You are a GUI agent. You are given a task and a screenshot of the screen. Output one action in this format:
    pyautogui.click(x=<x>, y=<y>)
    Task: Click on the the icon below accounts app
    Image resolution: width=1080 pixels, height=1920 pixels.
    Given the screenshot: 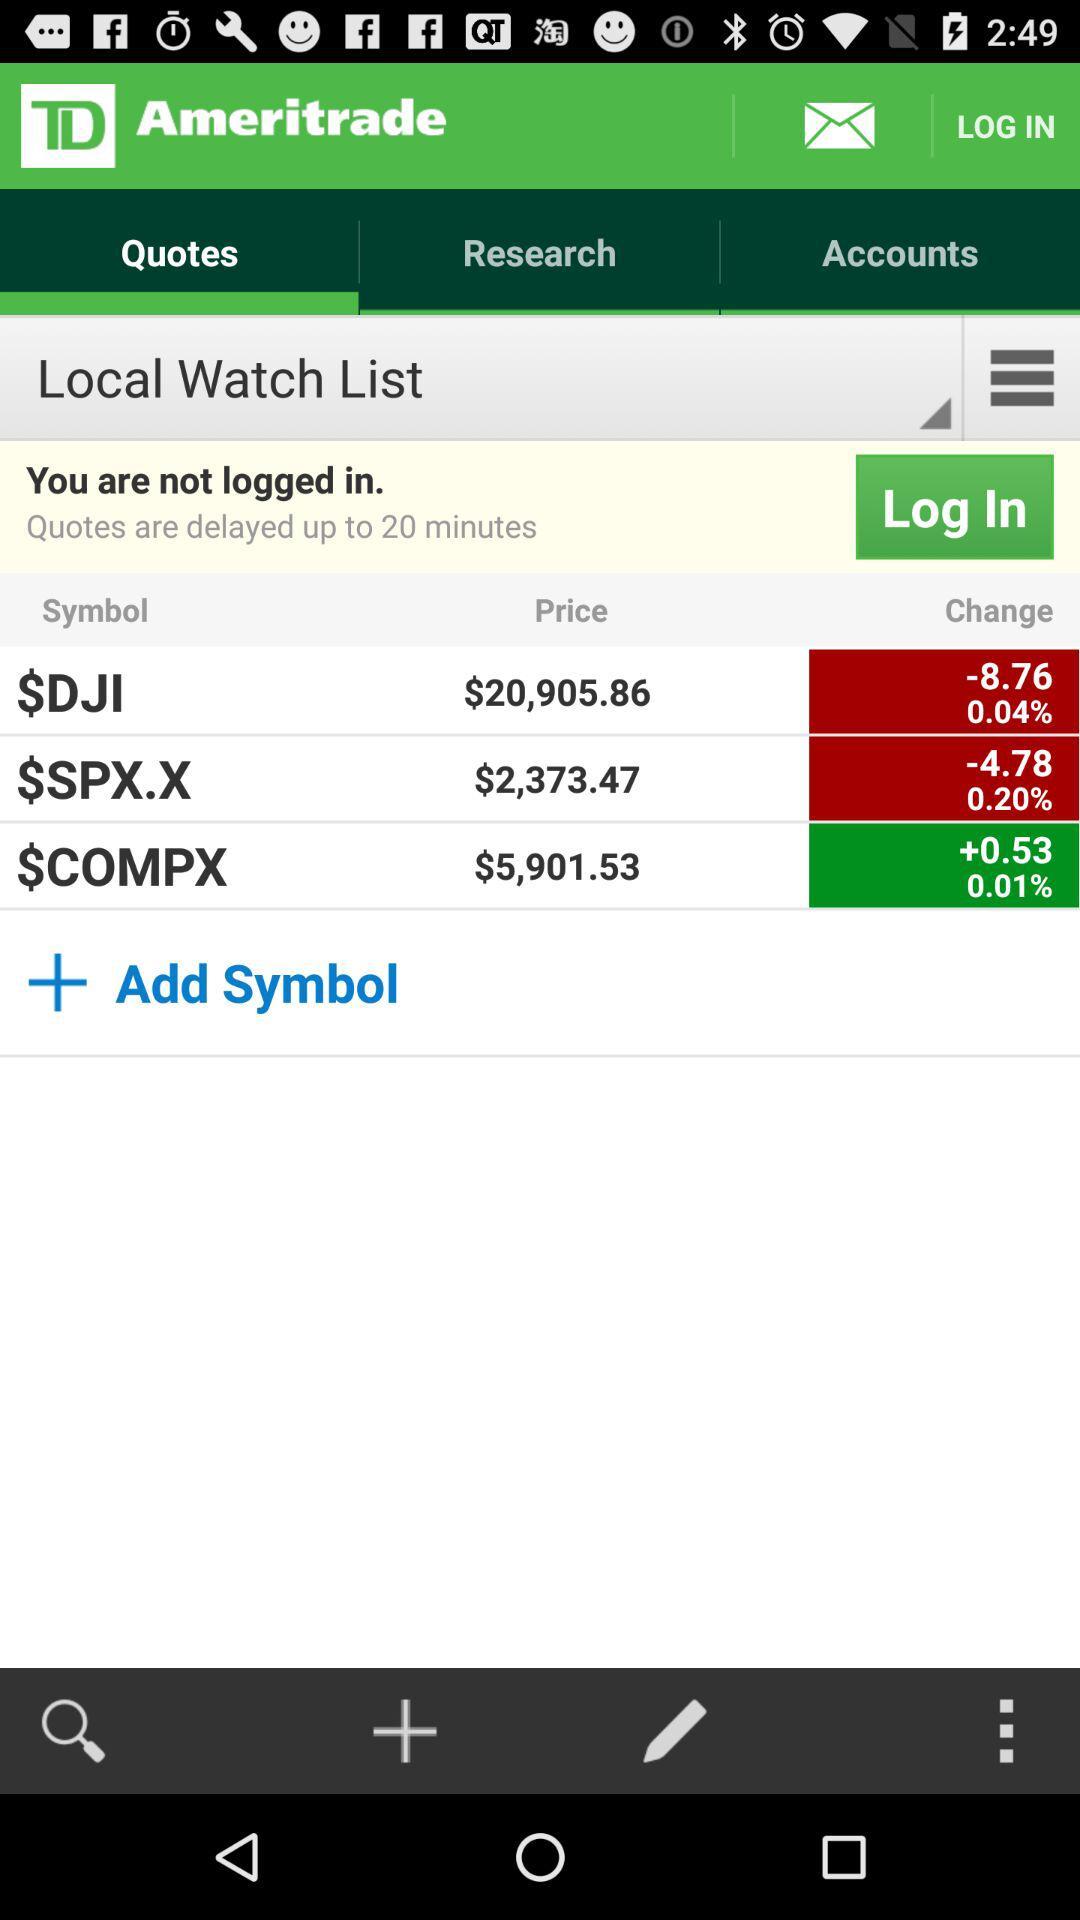 What is the action you would take?
    pyautogui.click(x=1022, y=378)
    